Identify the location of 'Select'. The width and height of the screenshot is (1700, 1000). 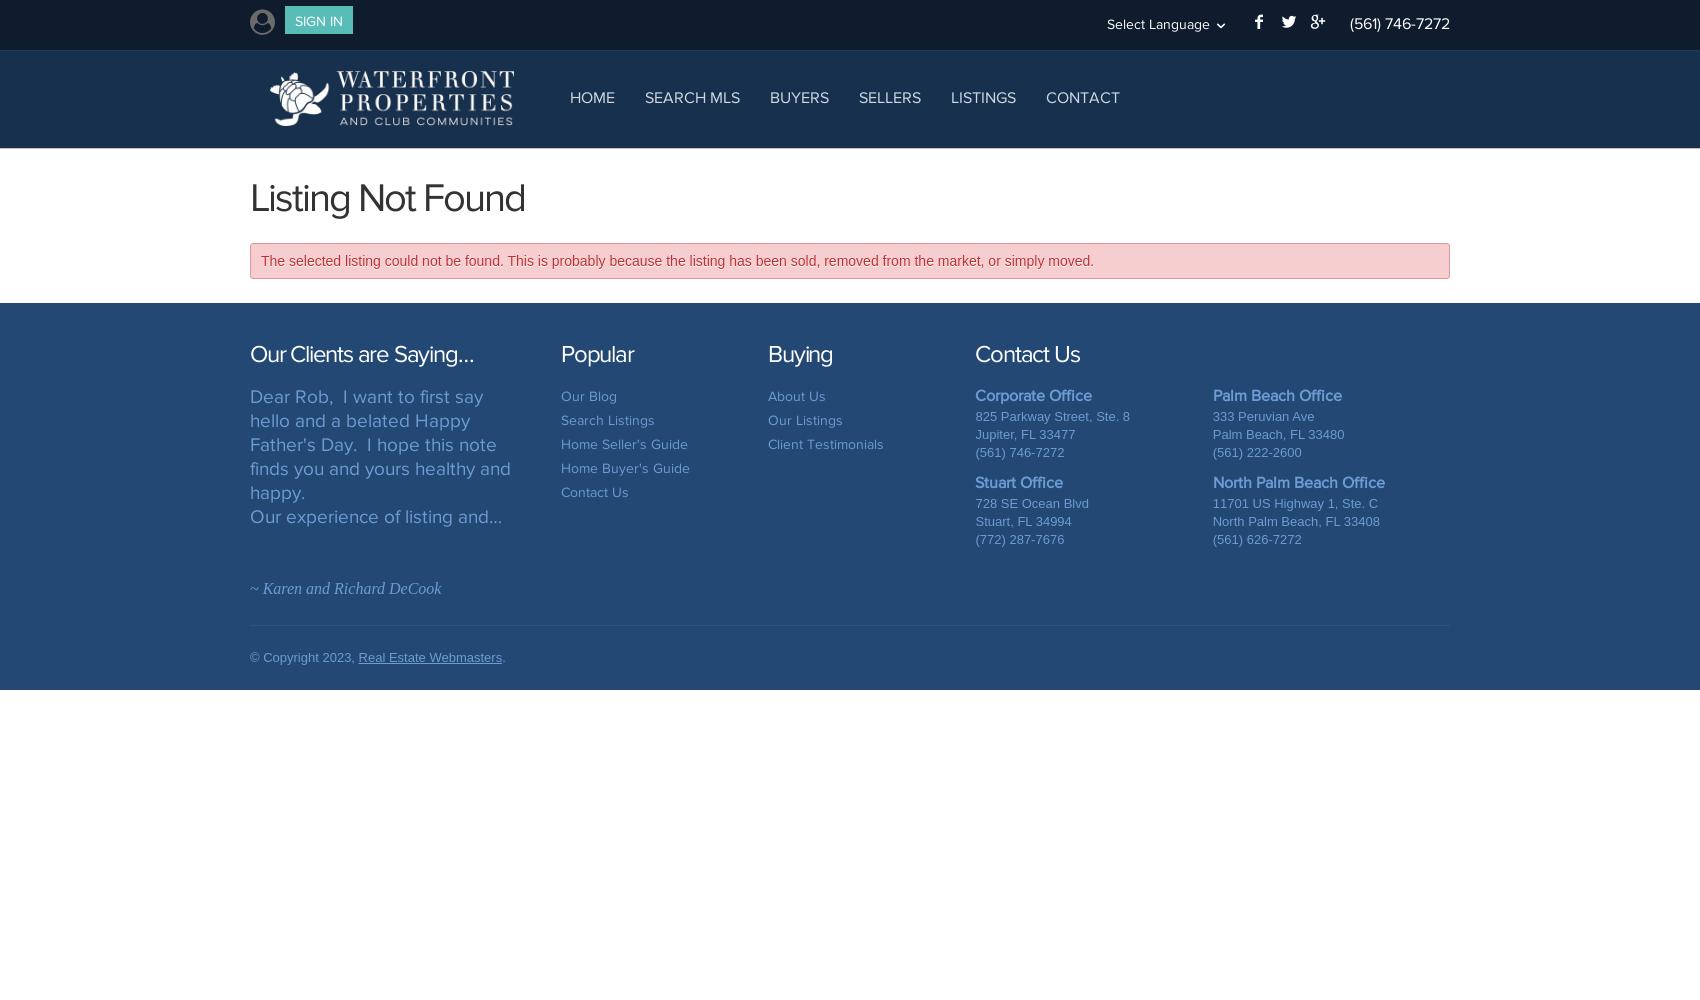
(1126, 24).